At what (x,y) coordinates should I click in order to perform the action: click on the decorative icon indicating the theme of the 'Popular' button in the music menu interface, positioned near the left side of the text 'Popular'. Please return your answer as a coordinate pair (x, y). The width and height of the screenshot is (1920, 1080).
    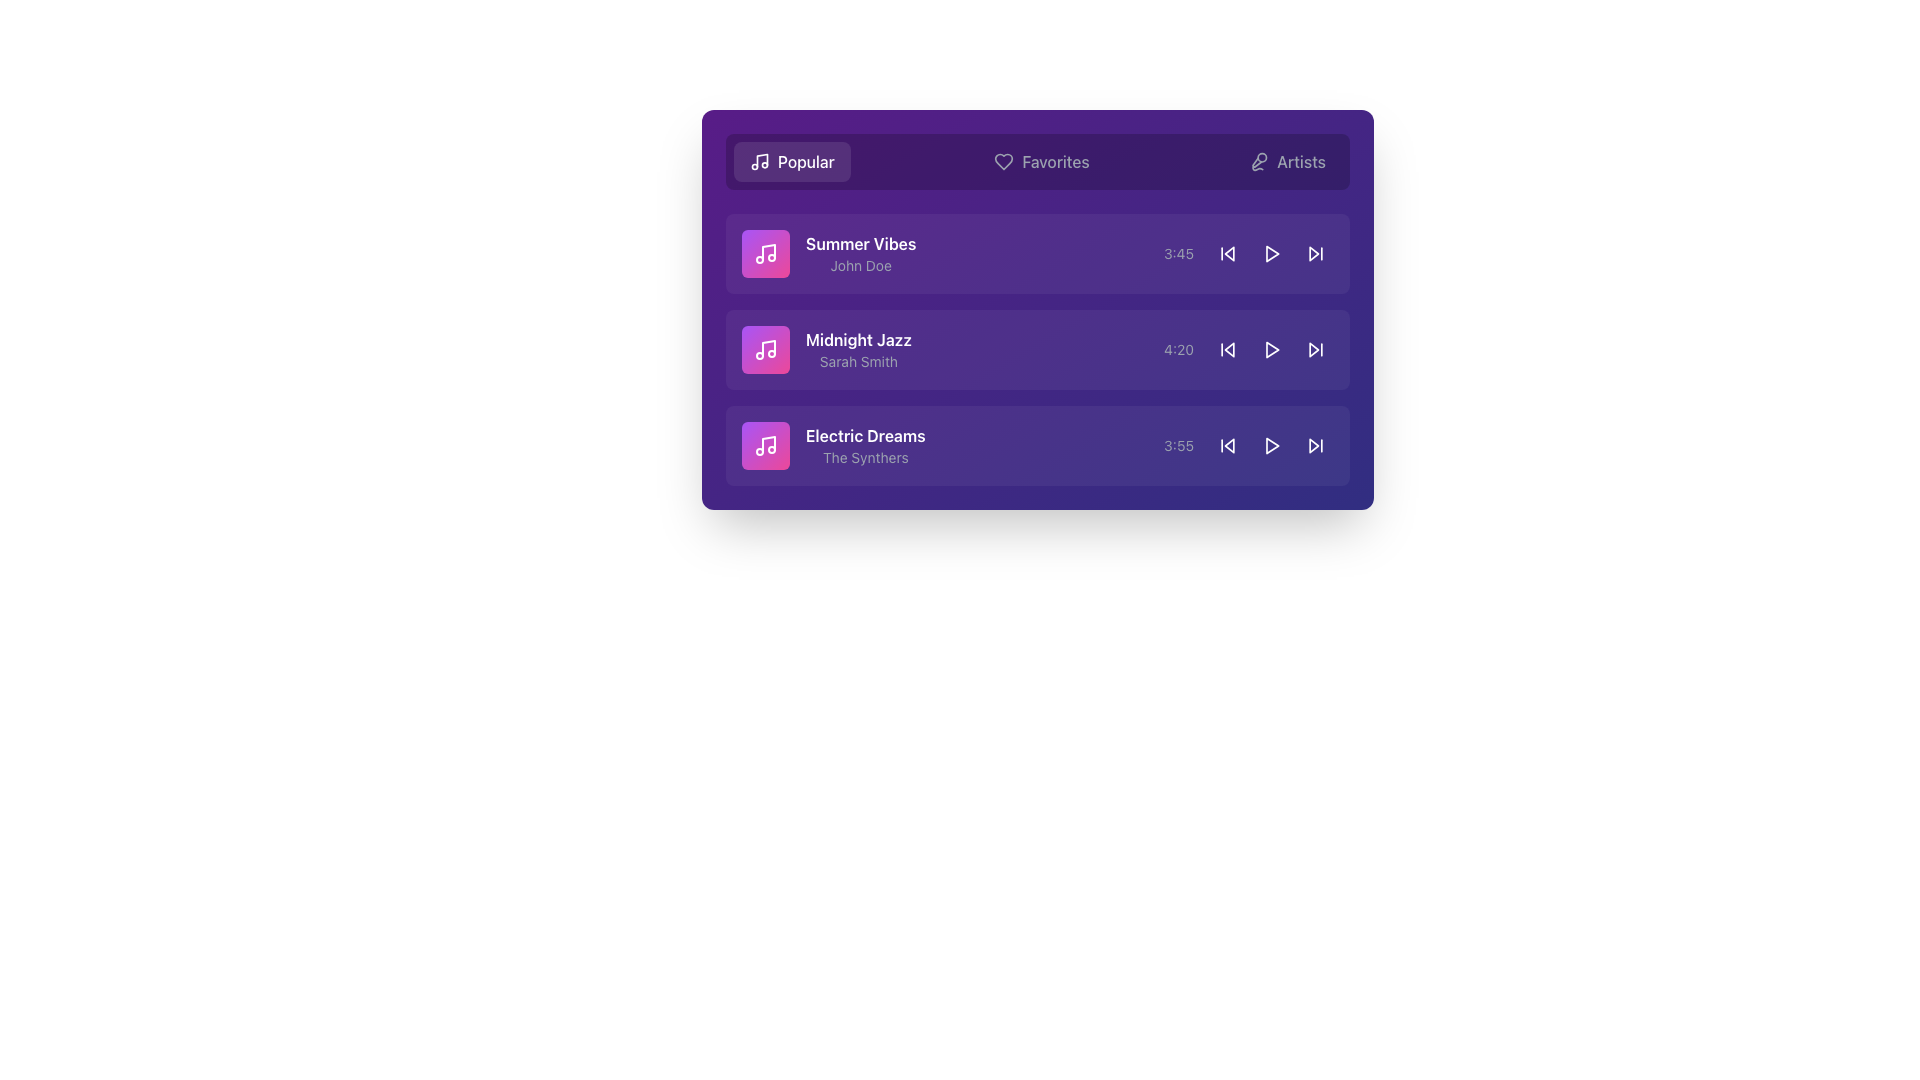
    Looking at the image, I should click on (761, 159).